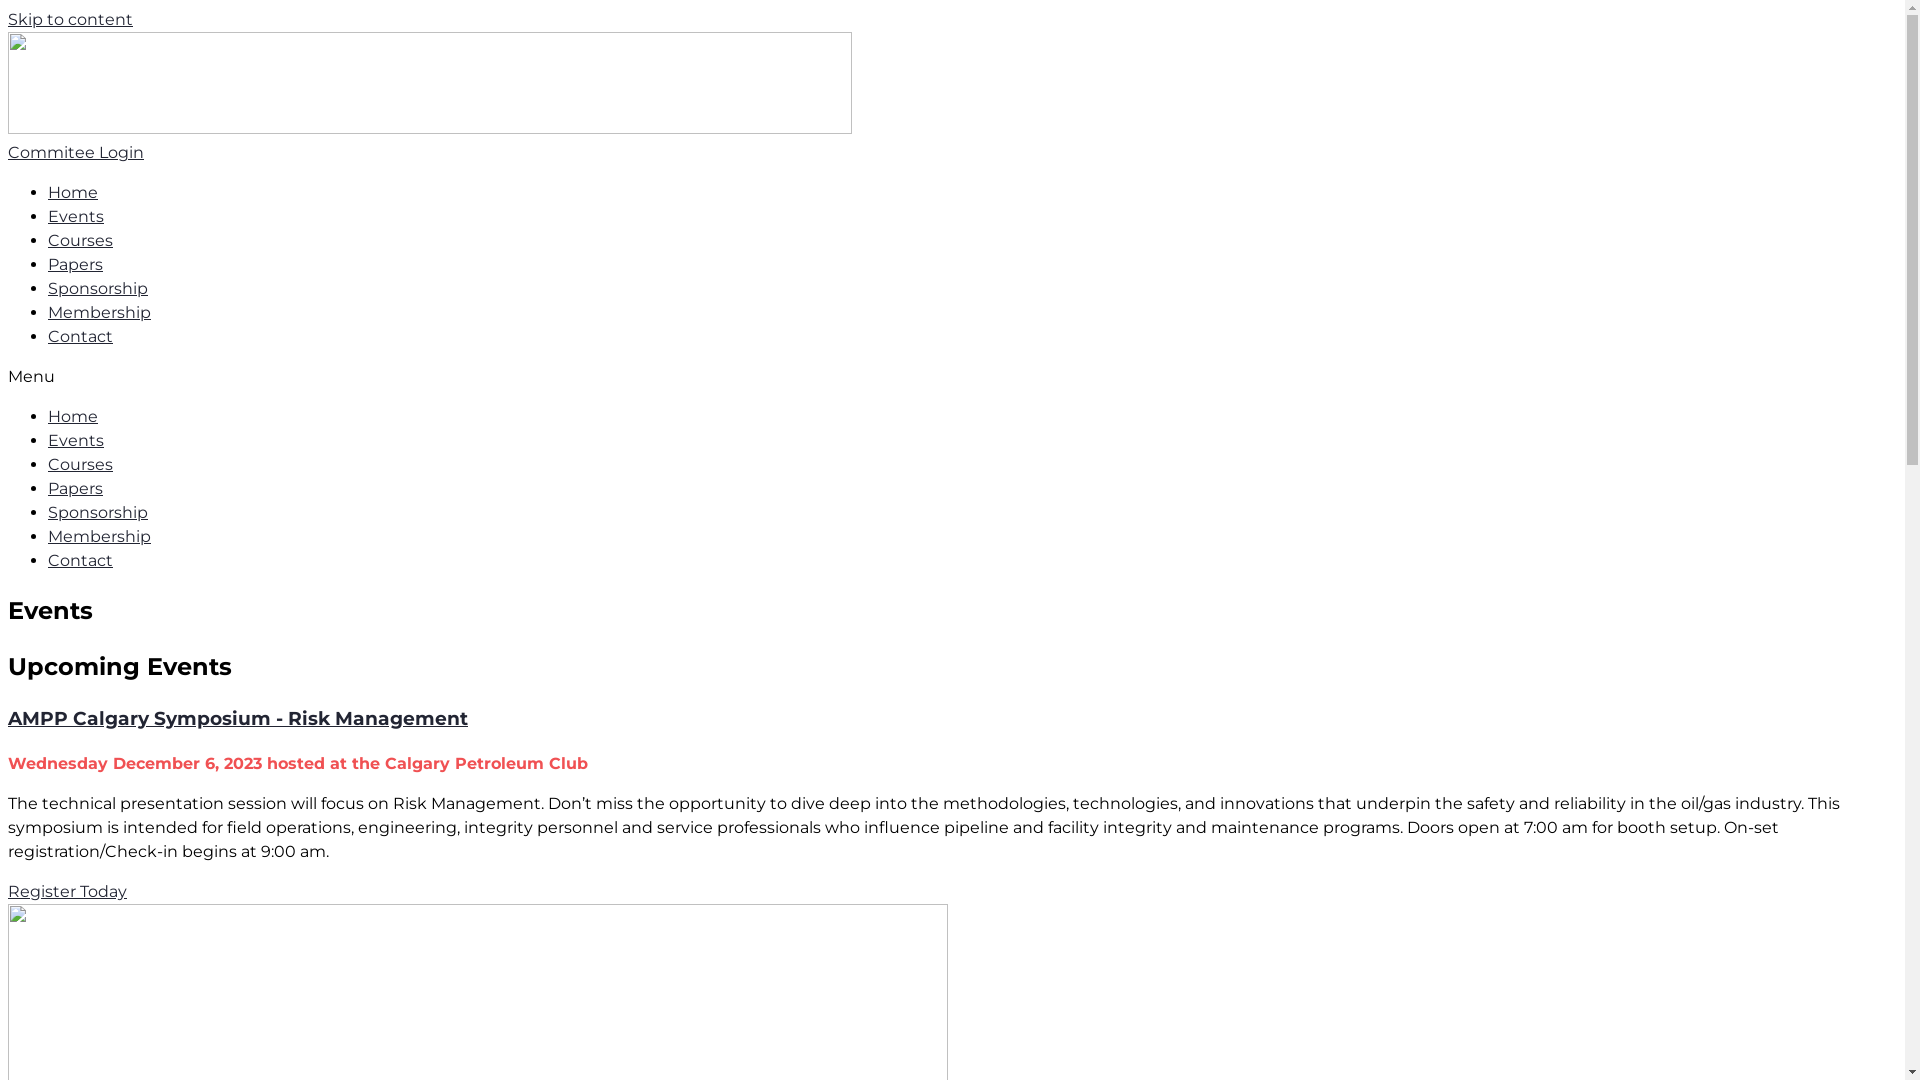 This screenshot has height=1080, width=1920. What do you see at coordinates (80, 335) in the screenshot?
I see `'Contact'` at bounding box center [80, 335].